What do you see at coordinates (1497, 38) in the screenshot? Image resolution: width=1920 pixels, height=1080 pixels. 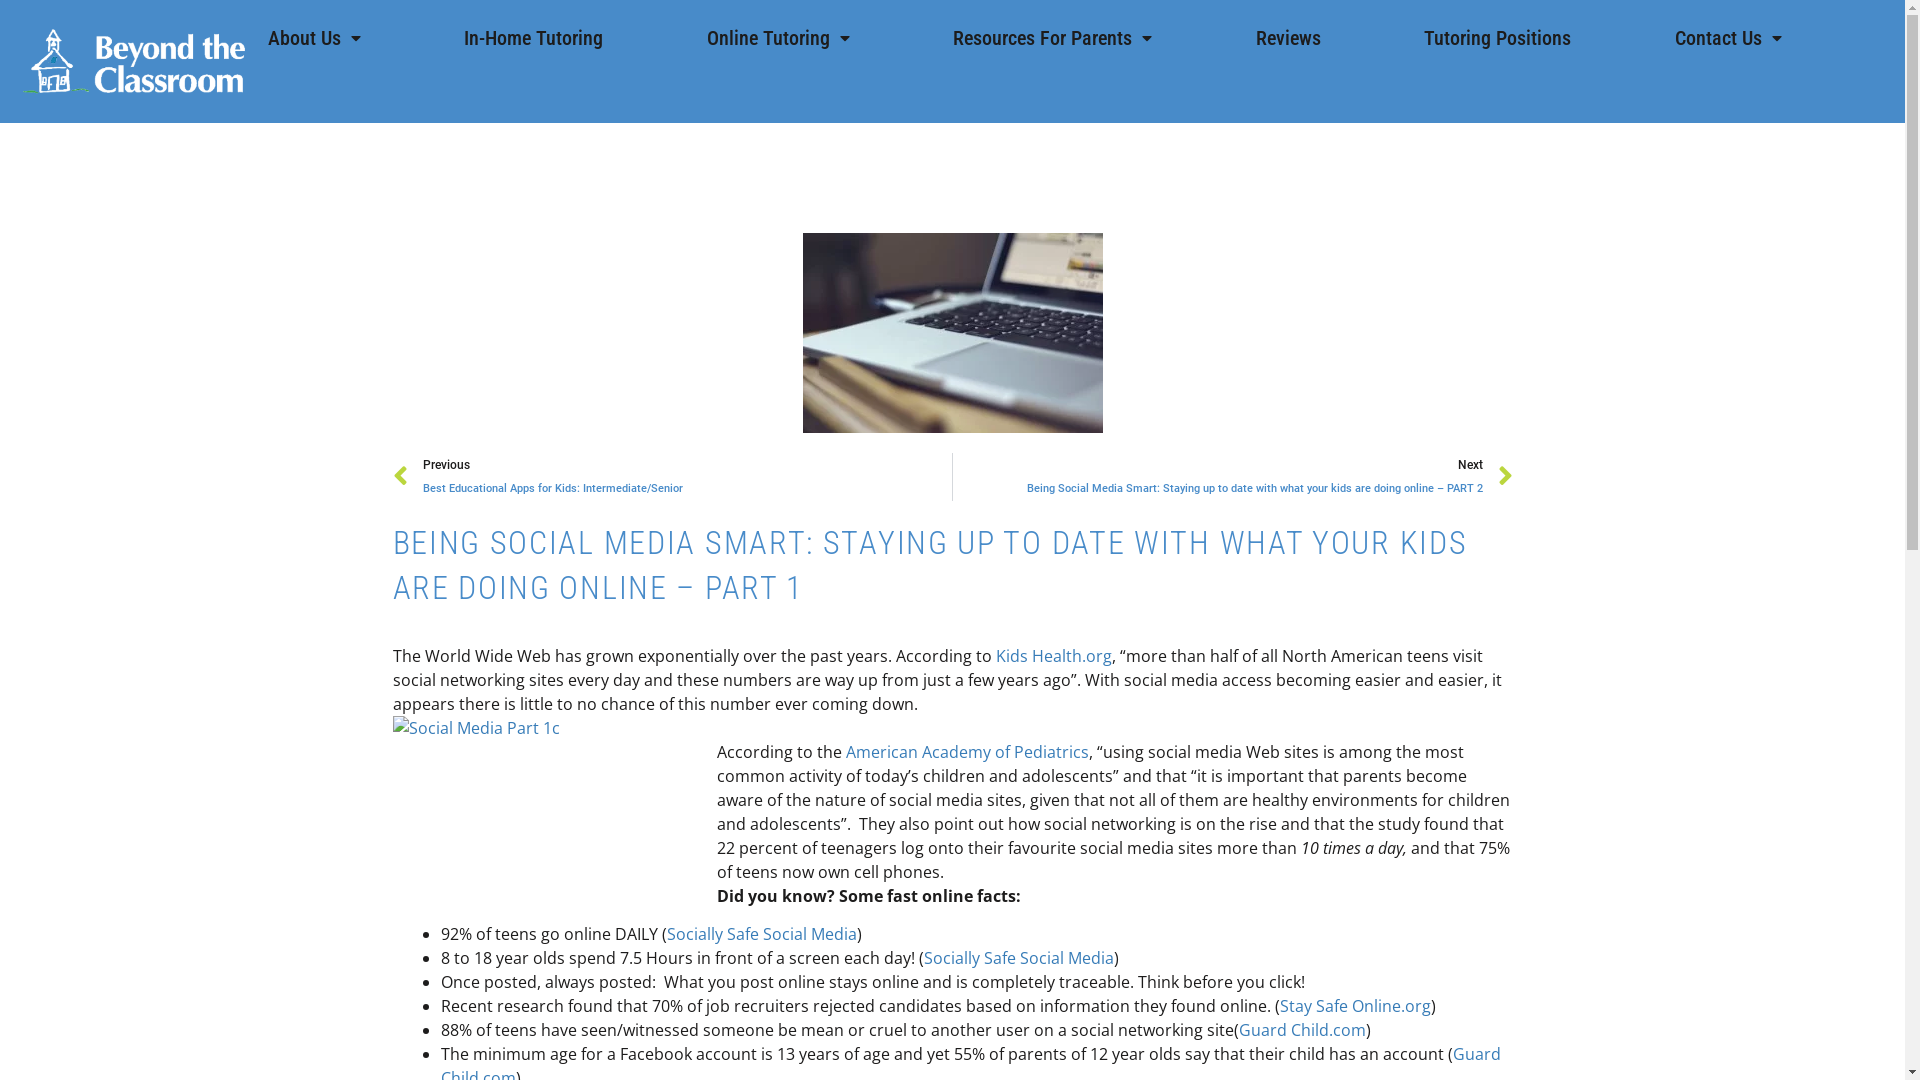 I see `'Tutoring Positions'` at bounding box center [1497, 38].